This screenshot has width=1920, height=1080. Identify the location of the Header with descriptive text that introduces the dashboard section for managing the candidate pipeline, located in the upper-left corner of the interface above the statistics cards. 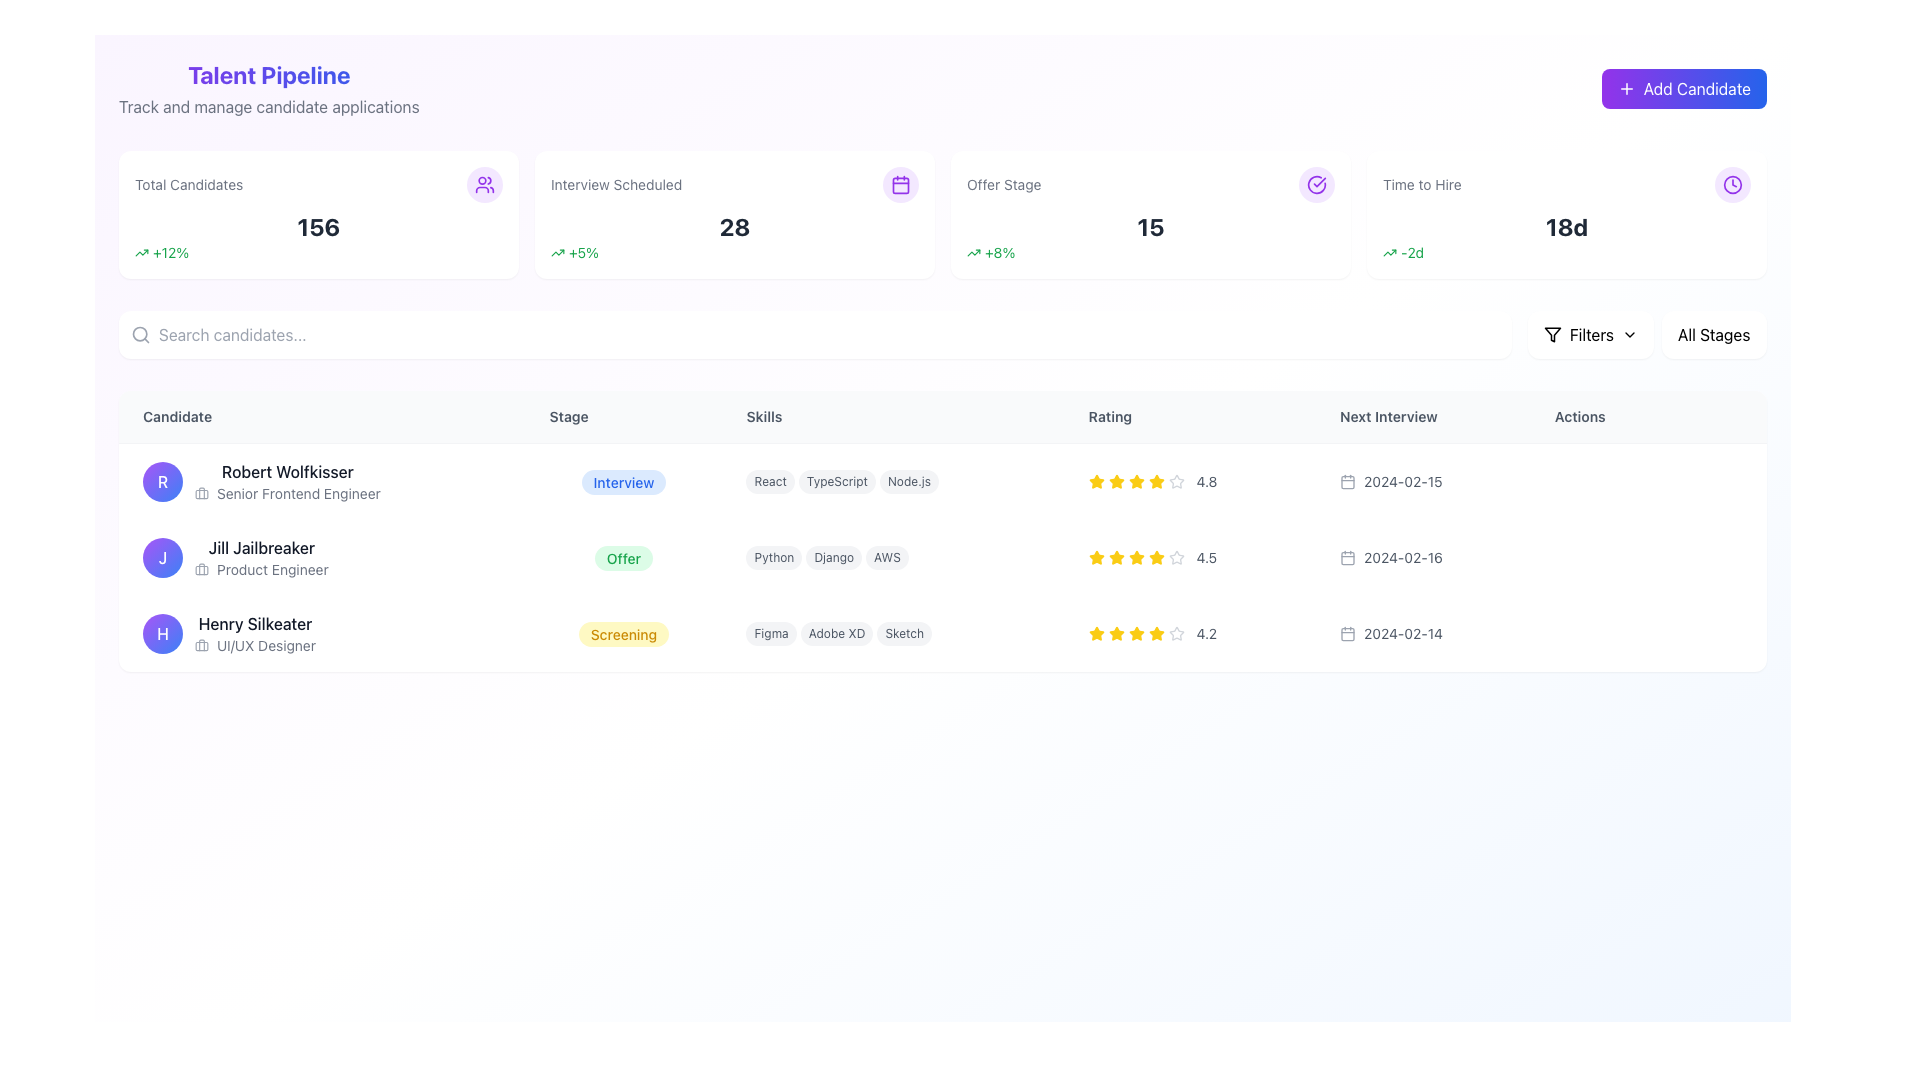
(268, 87).